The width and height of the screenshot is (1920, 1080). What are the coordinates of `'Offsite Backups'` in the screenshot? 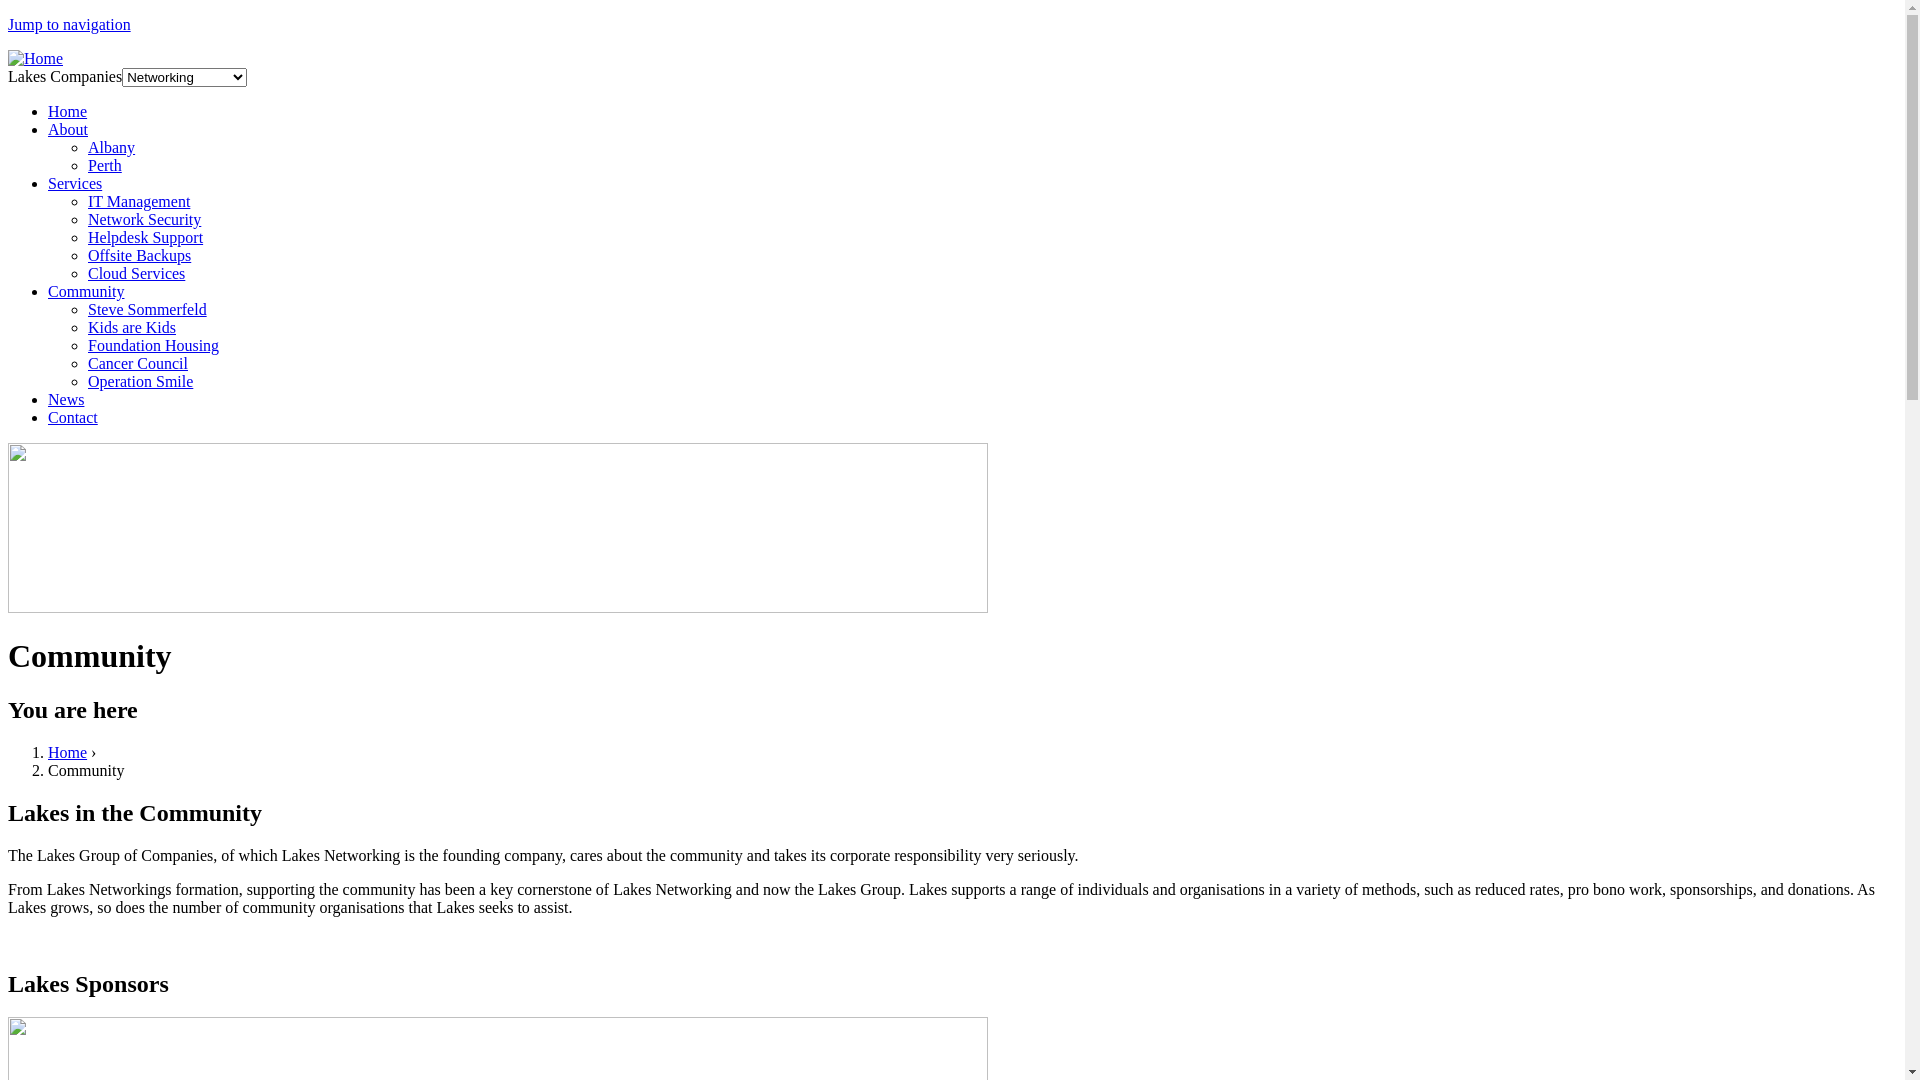 It's located at (138, 254).